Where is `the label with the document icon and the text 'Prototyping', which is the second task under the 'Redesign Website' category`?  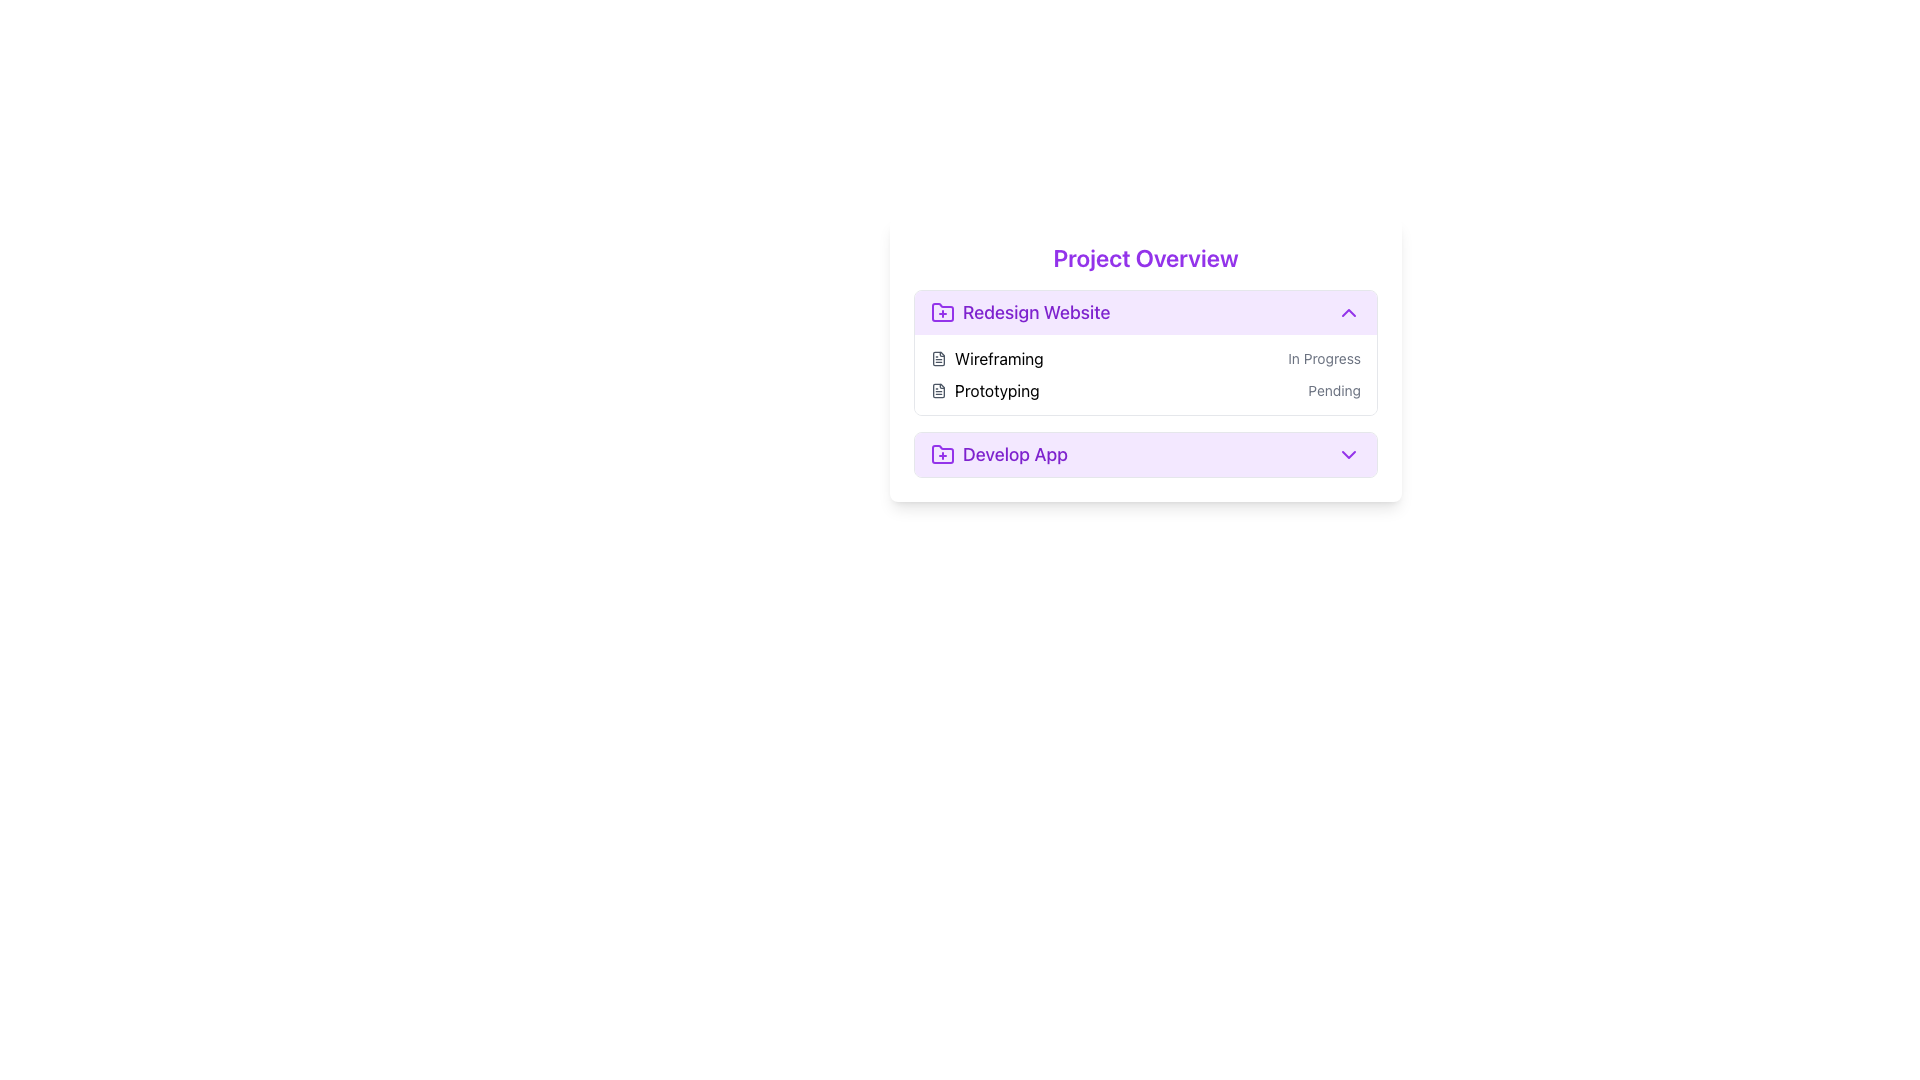 the label with the document icon and the text 'Prototyping', which is the second task under the 'Redesign Website' category is located at coordinates (985, 390).